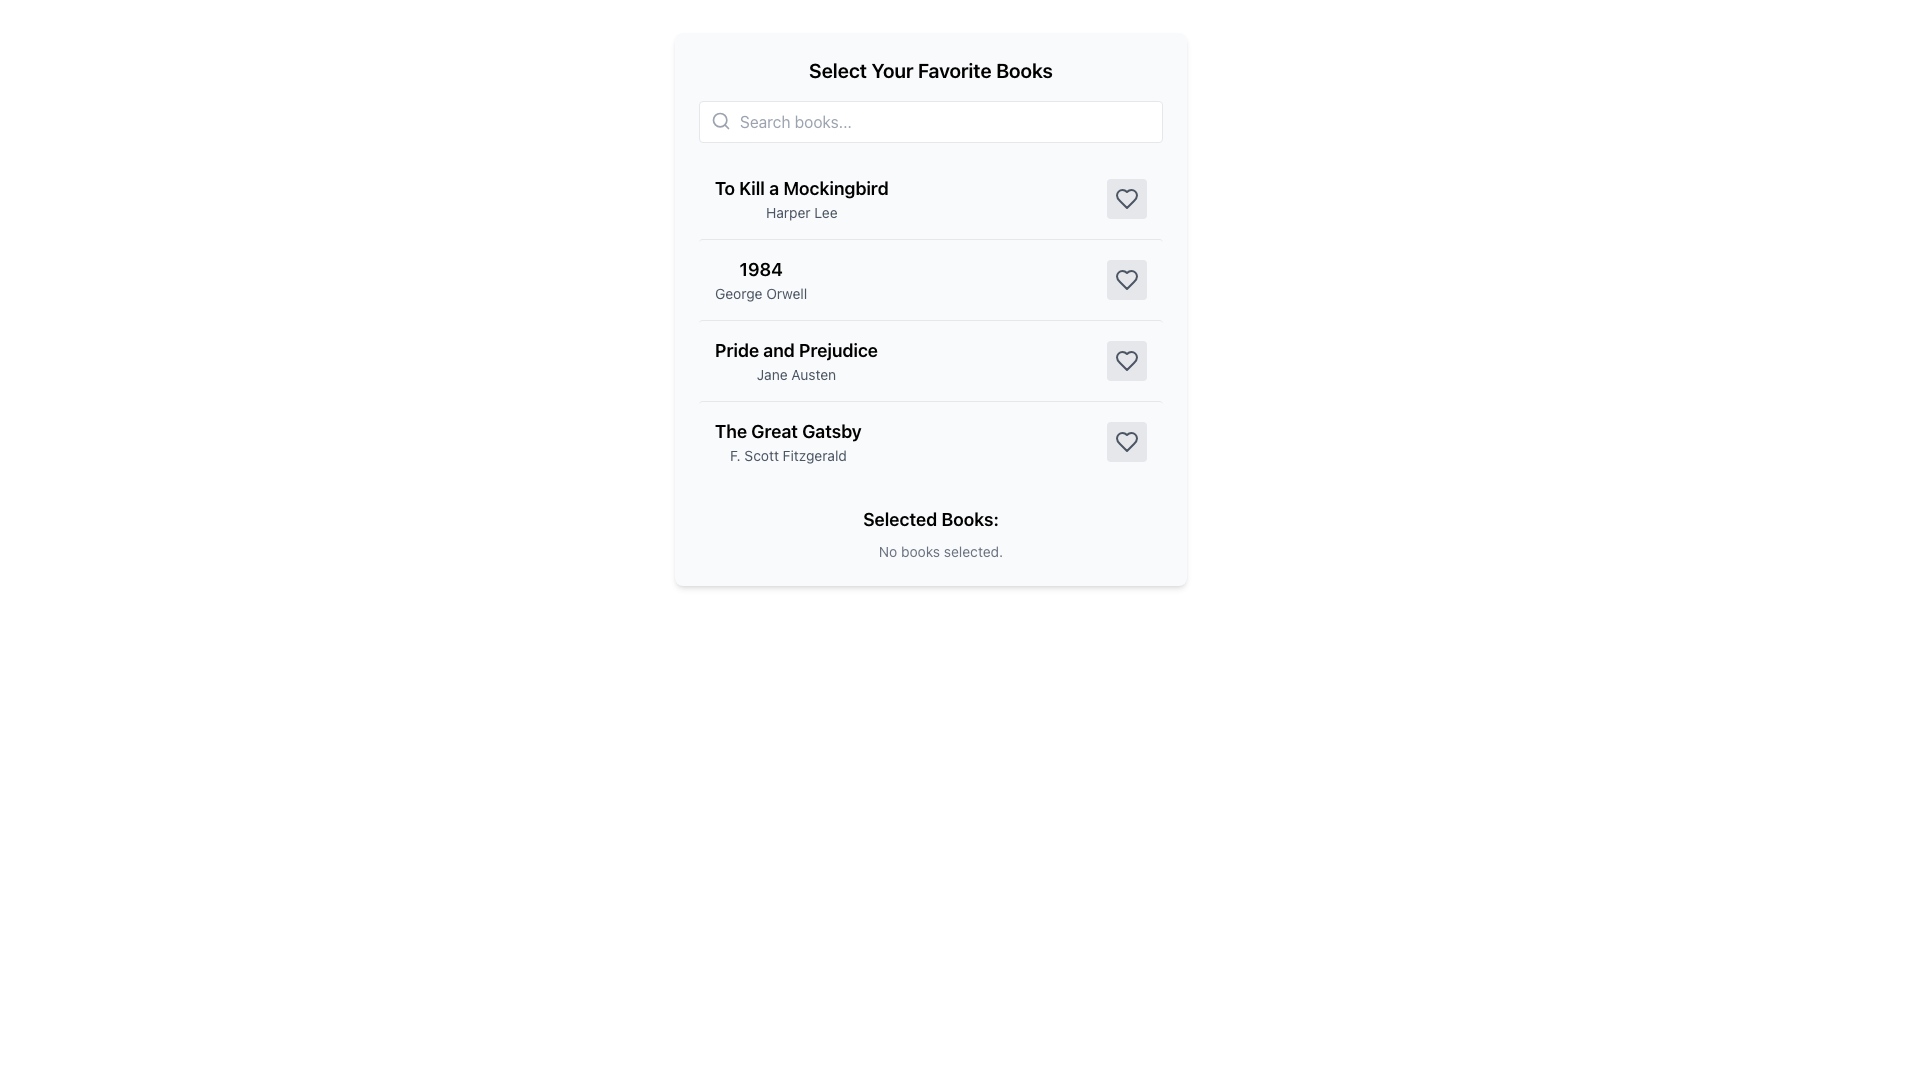 Image resolution: width=1920 pixels, height=1080 pixels. Describe the element at coordinates (787, 455) in the screenshot. I see `the static text label displaying 'F. Scott Fitzgerald', which is located beneath the title 'The Great Gatsby' in the book list` at that location.